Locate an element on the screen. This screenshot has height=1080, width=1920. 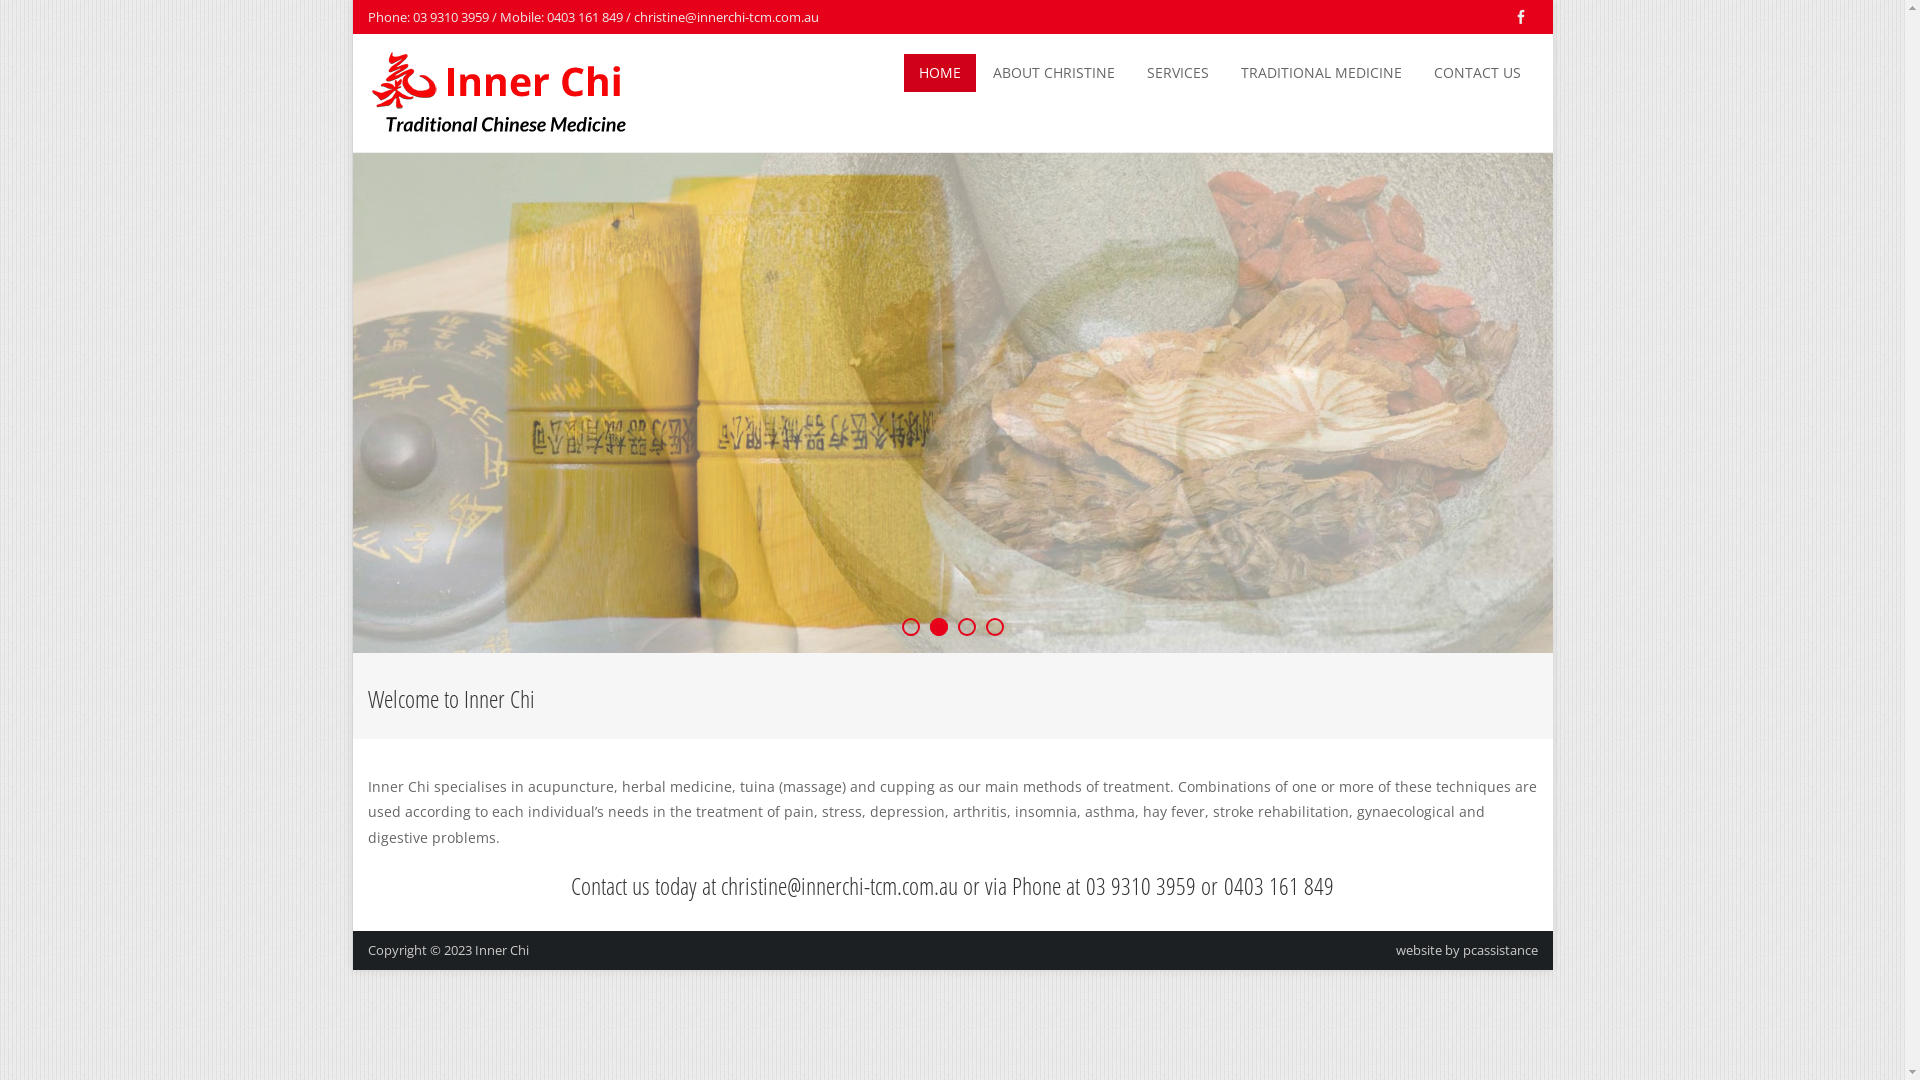
'2' is located at coordinates (938, 626).